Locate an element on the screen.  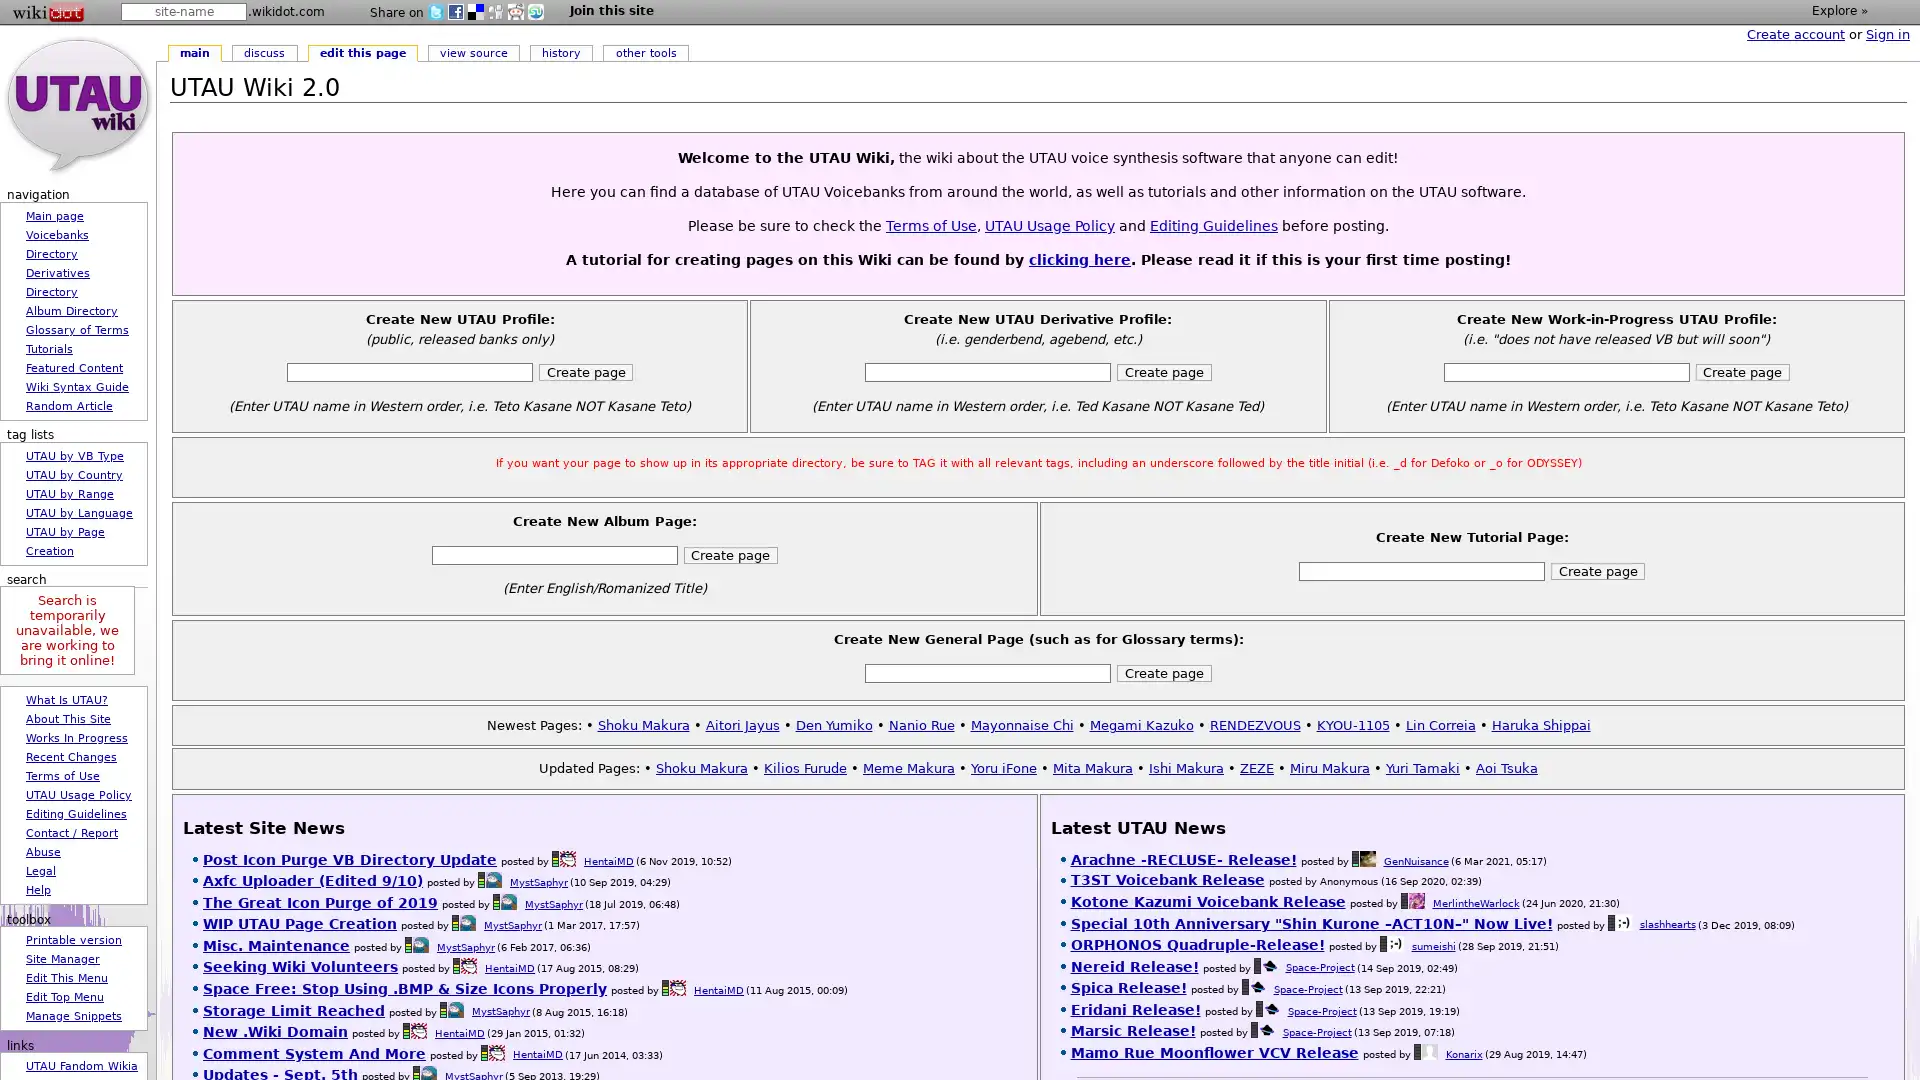
Create page is located at coordinates (1163, 672).